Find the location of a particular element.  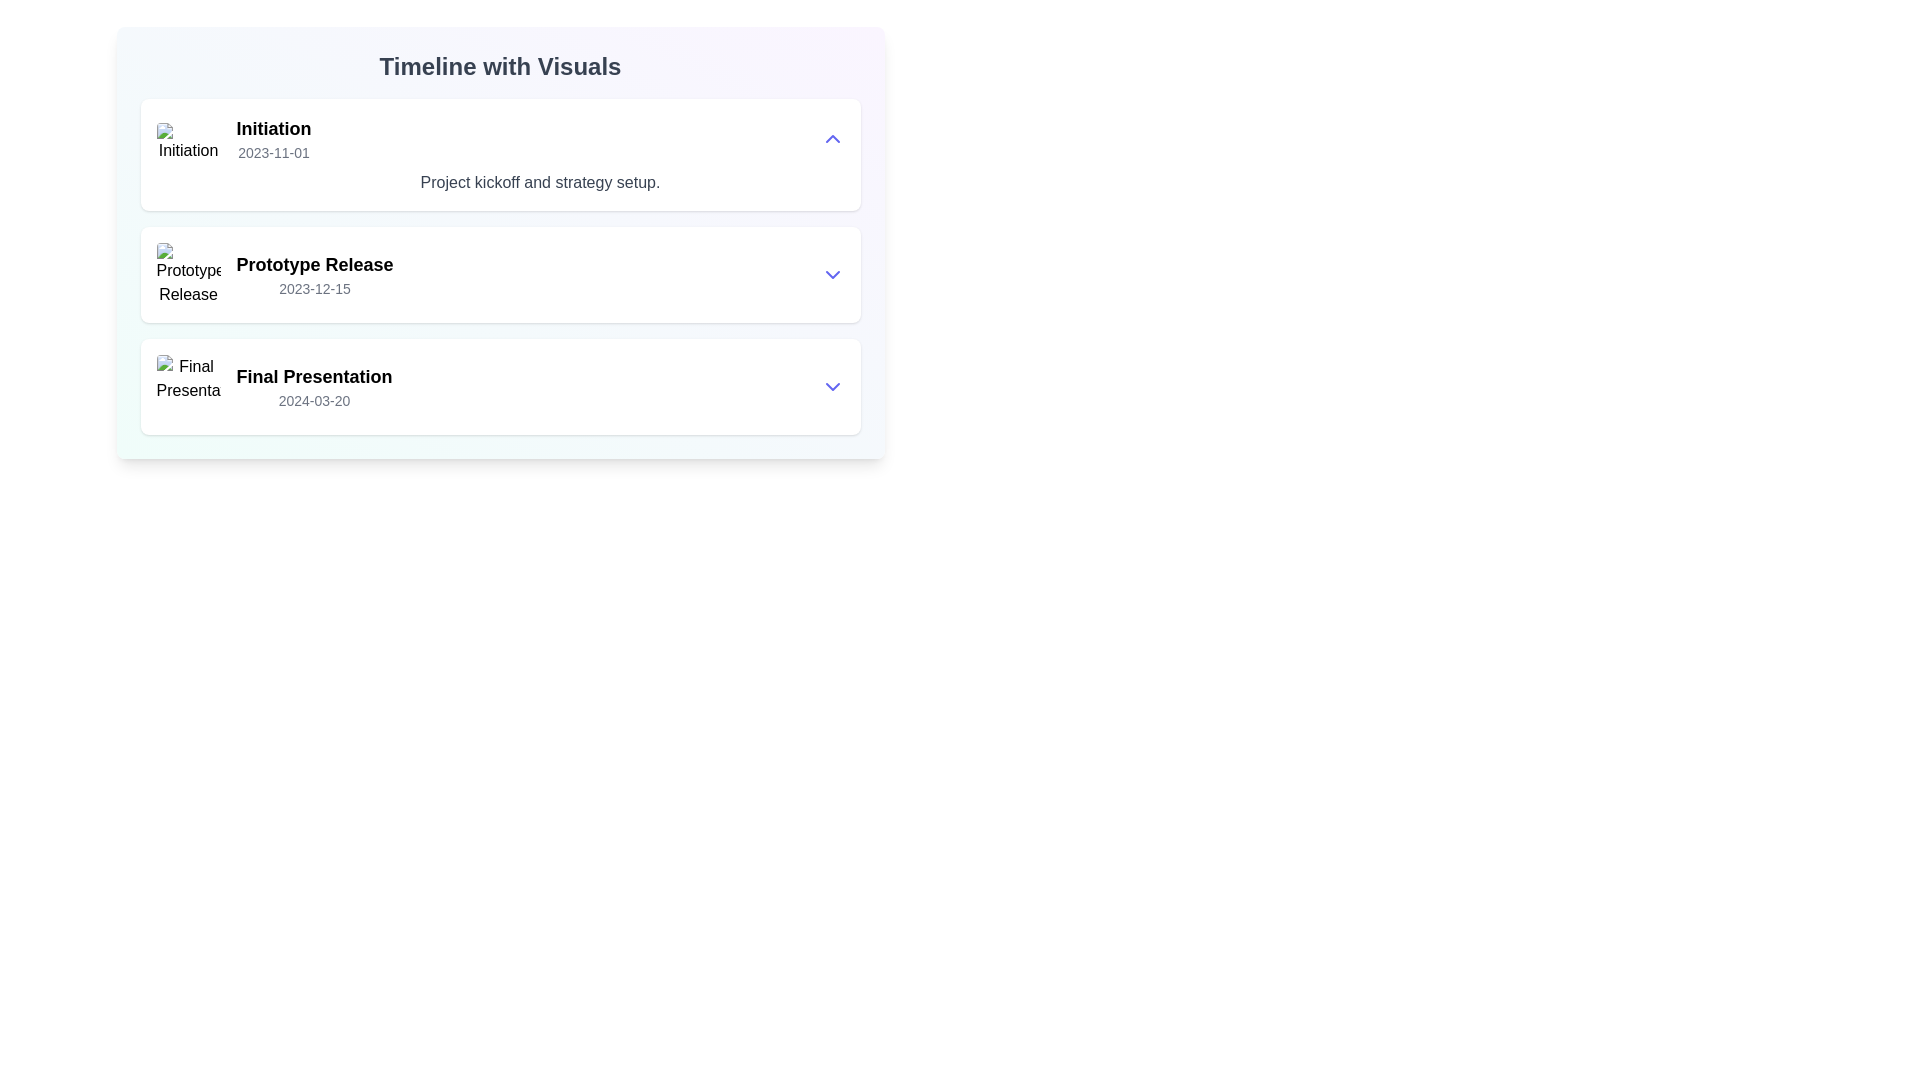

the static text label displaying '2024-03-20', which is located beneath the title 'Final Presentation' in the timeline display is located at coordinates (313, 401).